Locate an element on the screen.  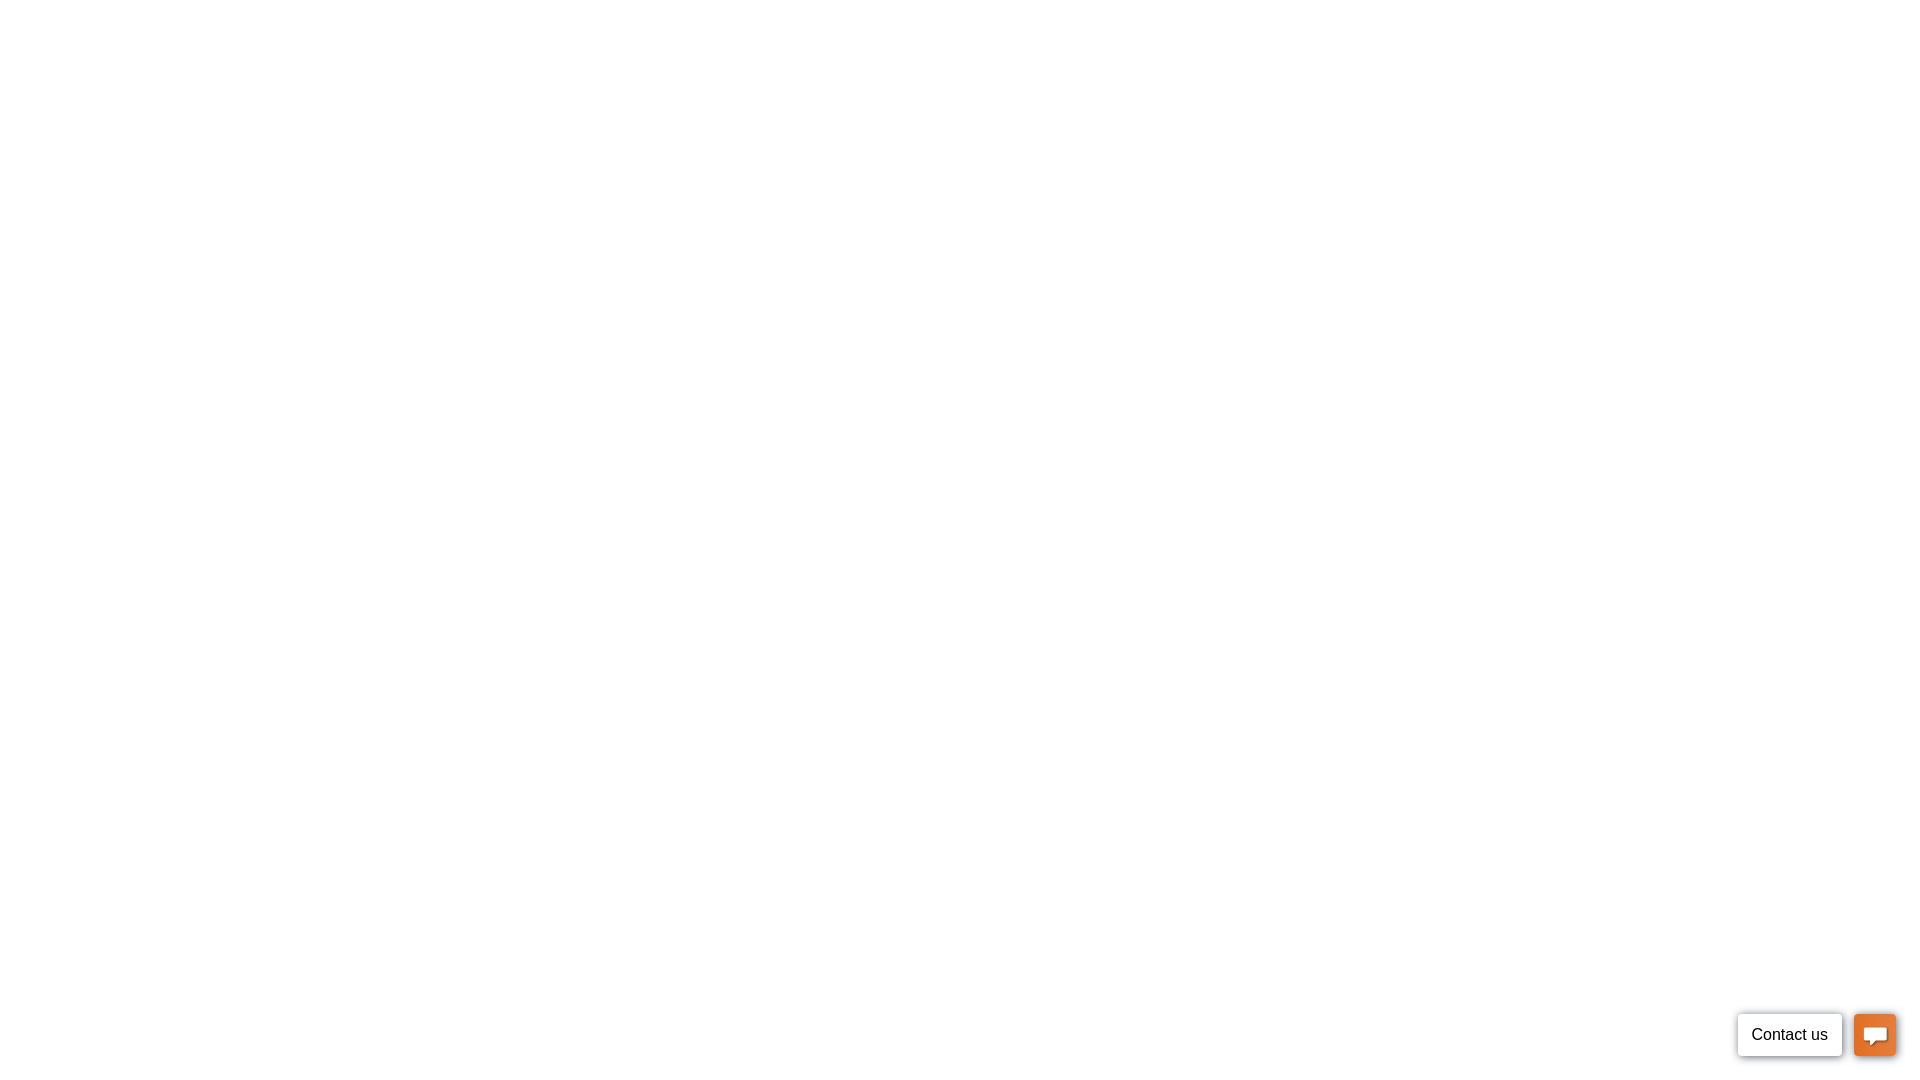
'Pure Chat Live Chat' is located at coordinates (1816, 1036).